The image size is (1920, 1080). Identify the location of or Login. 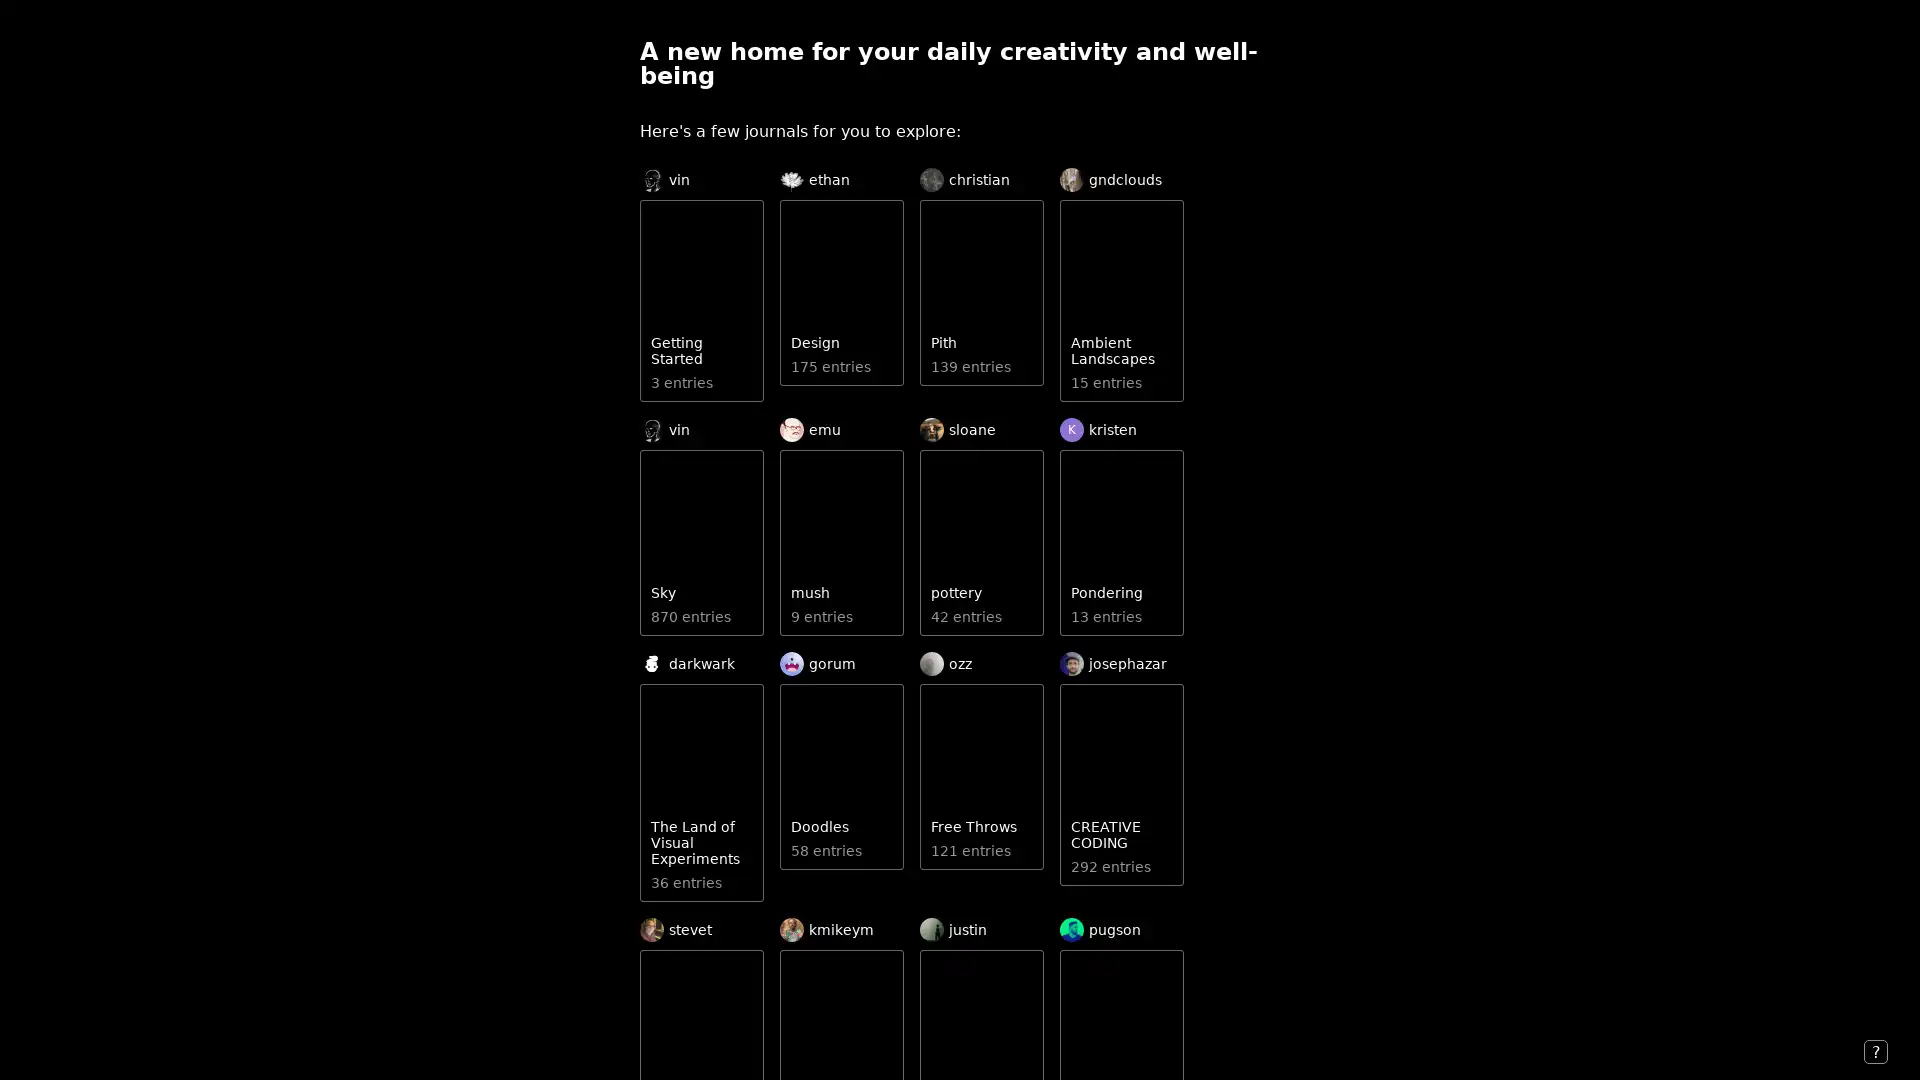
(290, 1040).